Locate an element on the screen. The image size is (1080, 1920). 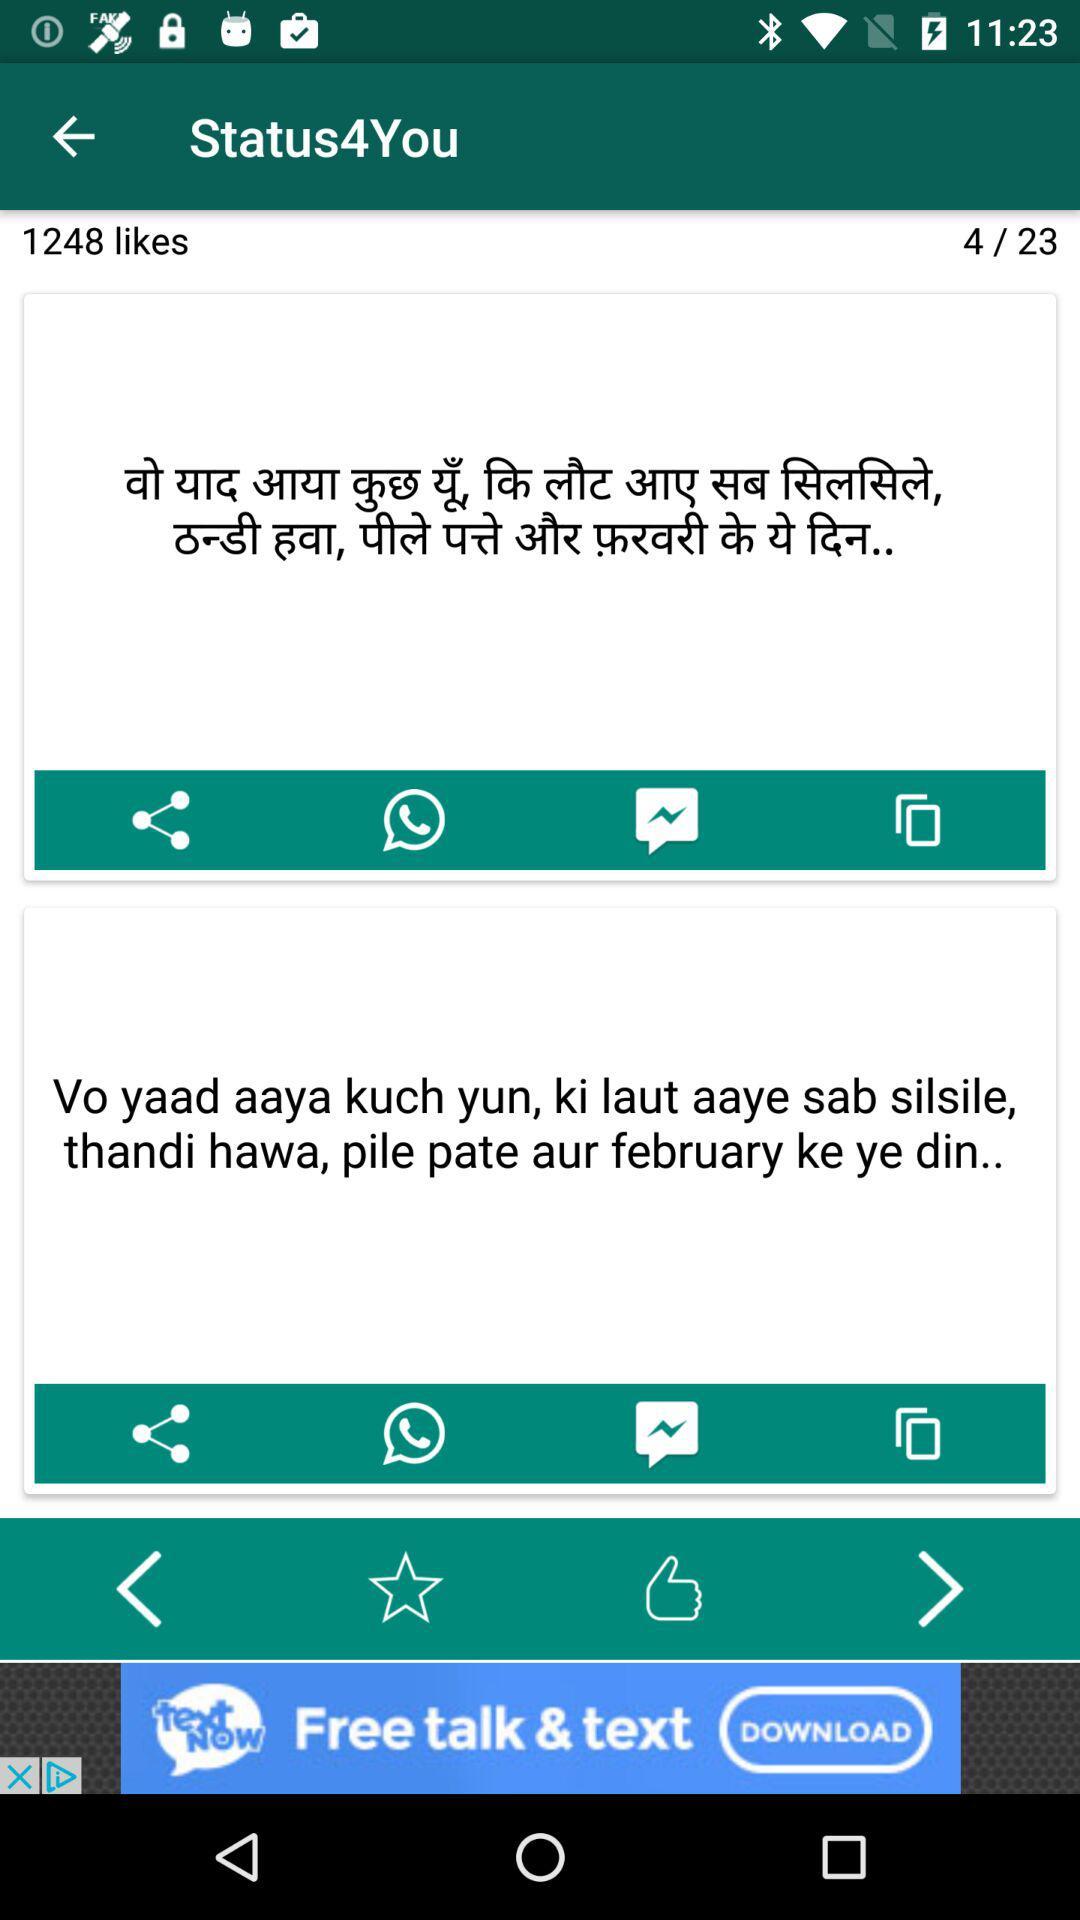
mark this page as important is located at coordinates (405, 1587).